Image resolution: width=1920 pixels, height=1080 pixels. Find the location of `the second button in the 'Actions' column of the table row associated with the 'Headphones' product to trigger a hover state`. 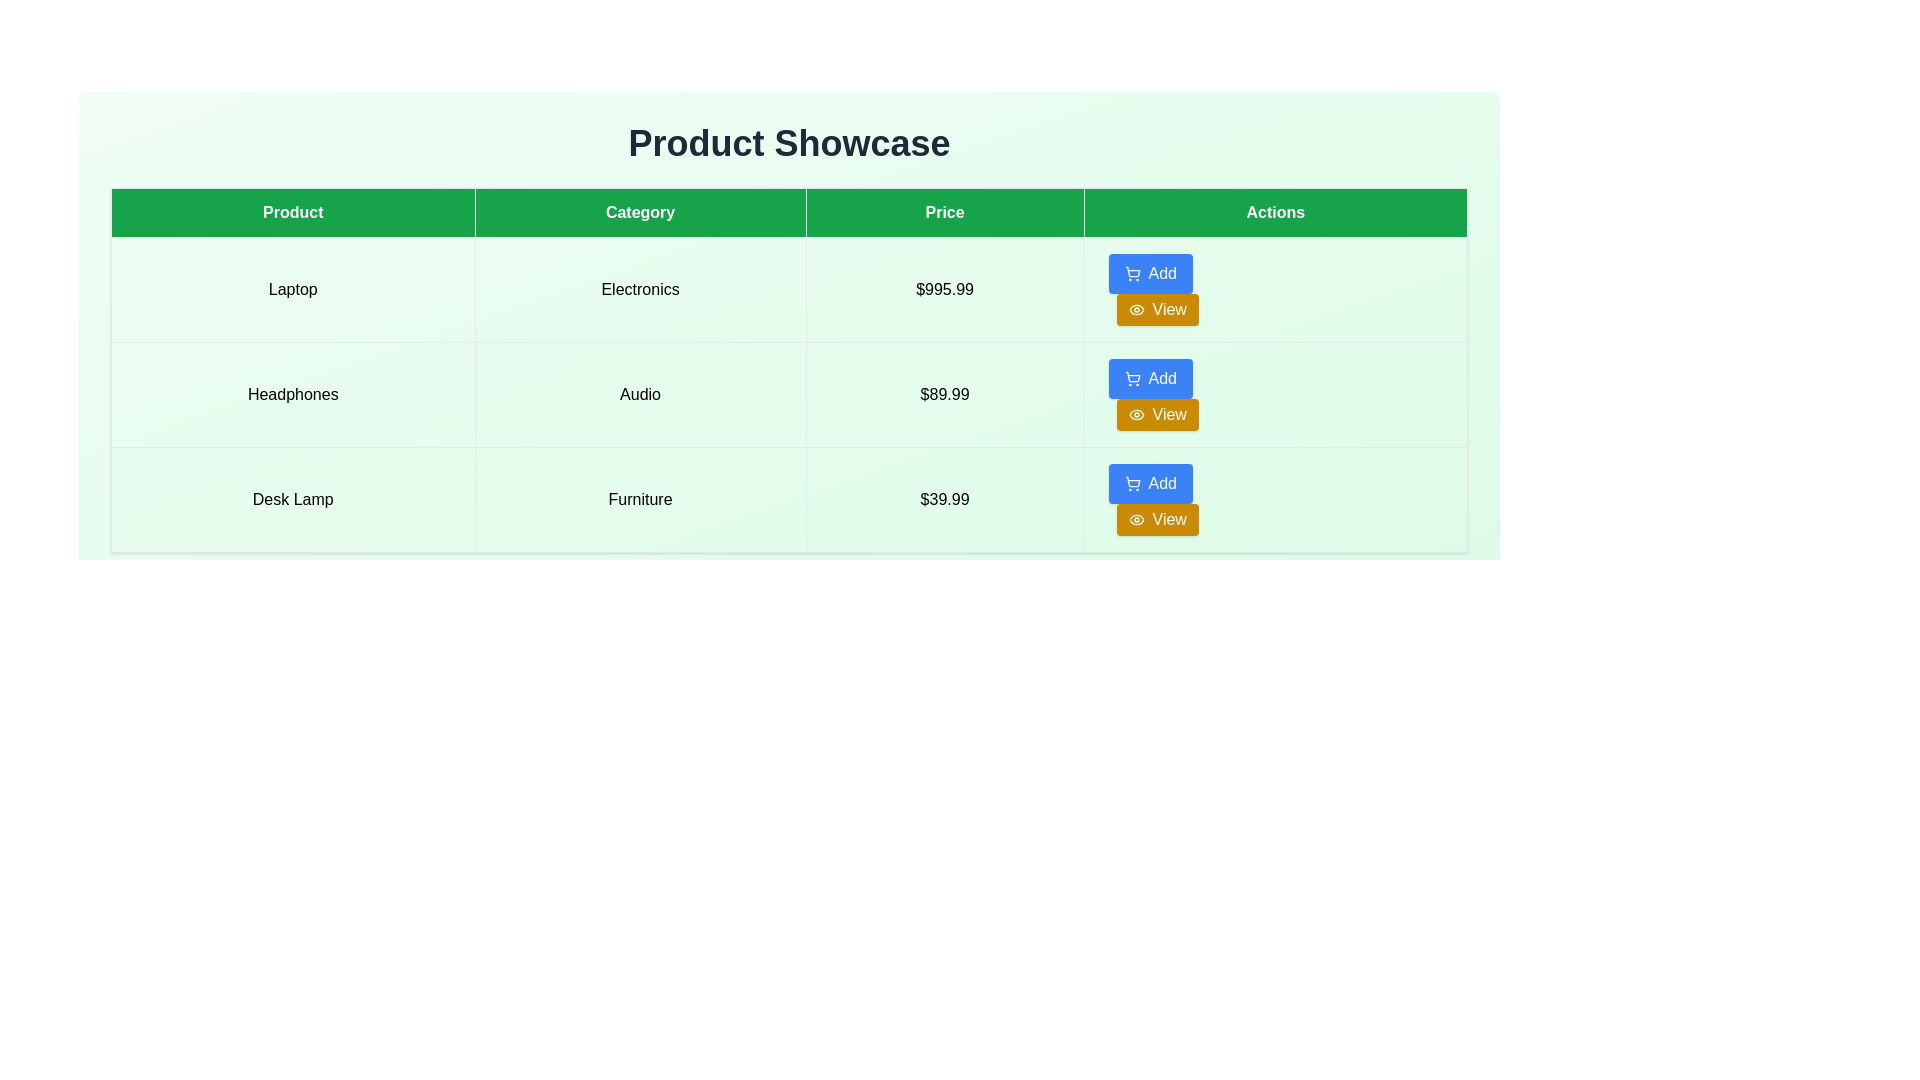

the second button in the 'Actions' column of the table row associated with the 'Headphones' product to trigger a hover state is located at coordinates (1157, 414).